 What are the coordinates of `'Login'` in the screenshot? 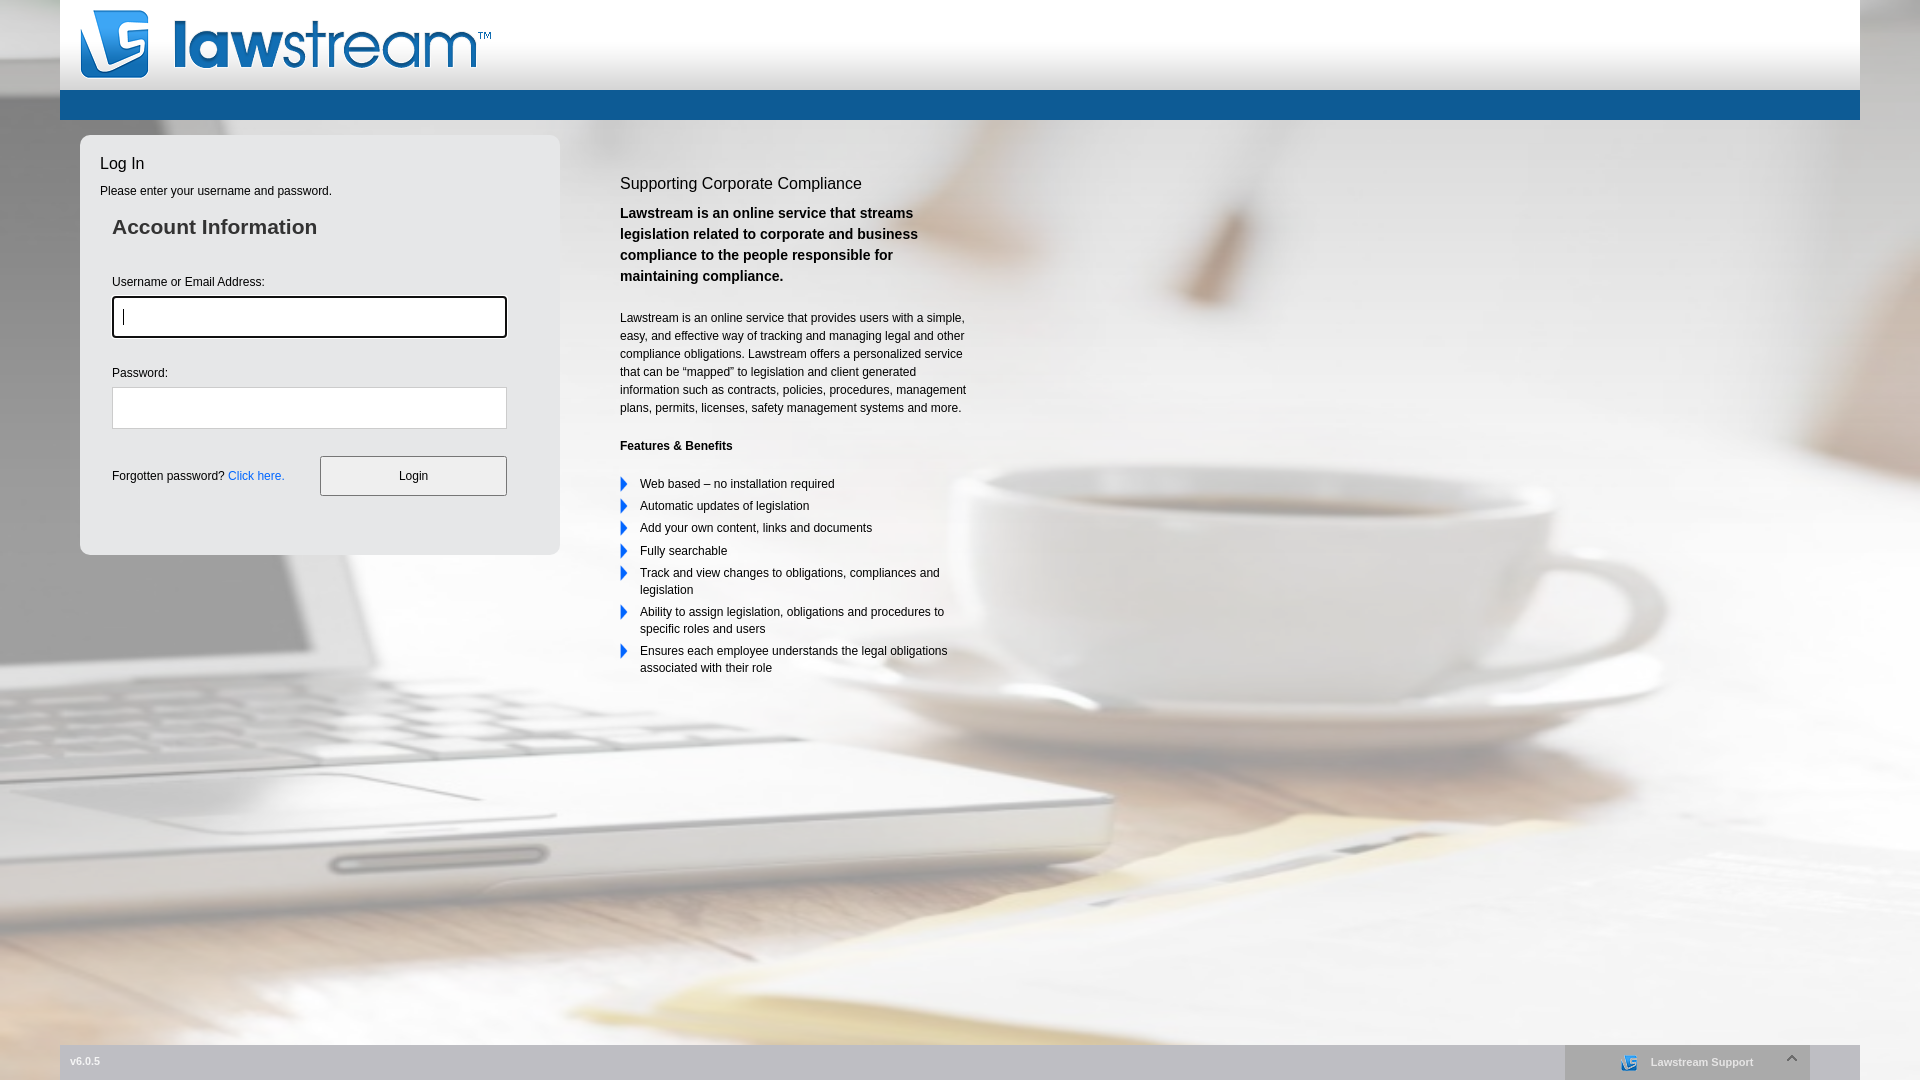 It's located at (320, 475).